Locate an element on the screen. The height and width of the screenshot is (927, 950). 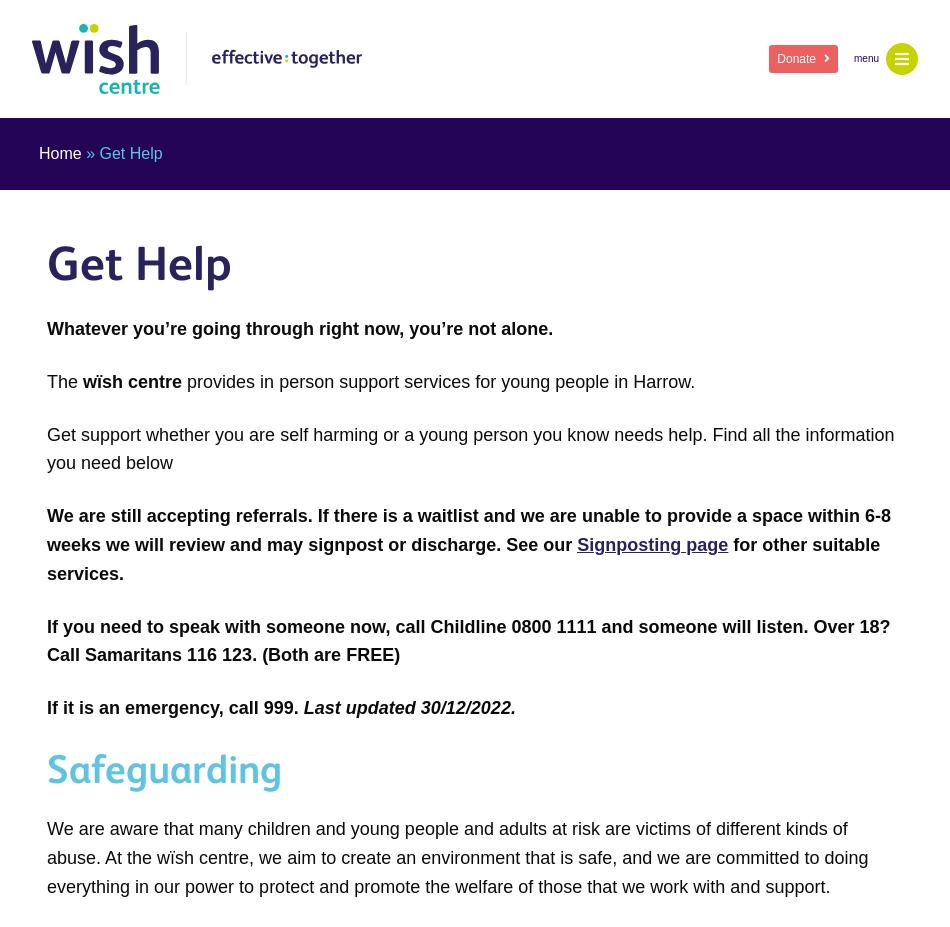
'Get support whether you are self harming or a young person you know needs help. Find all the information you need below' is located at coordinates (469, 447).